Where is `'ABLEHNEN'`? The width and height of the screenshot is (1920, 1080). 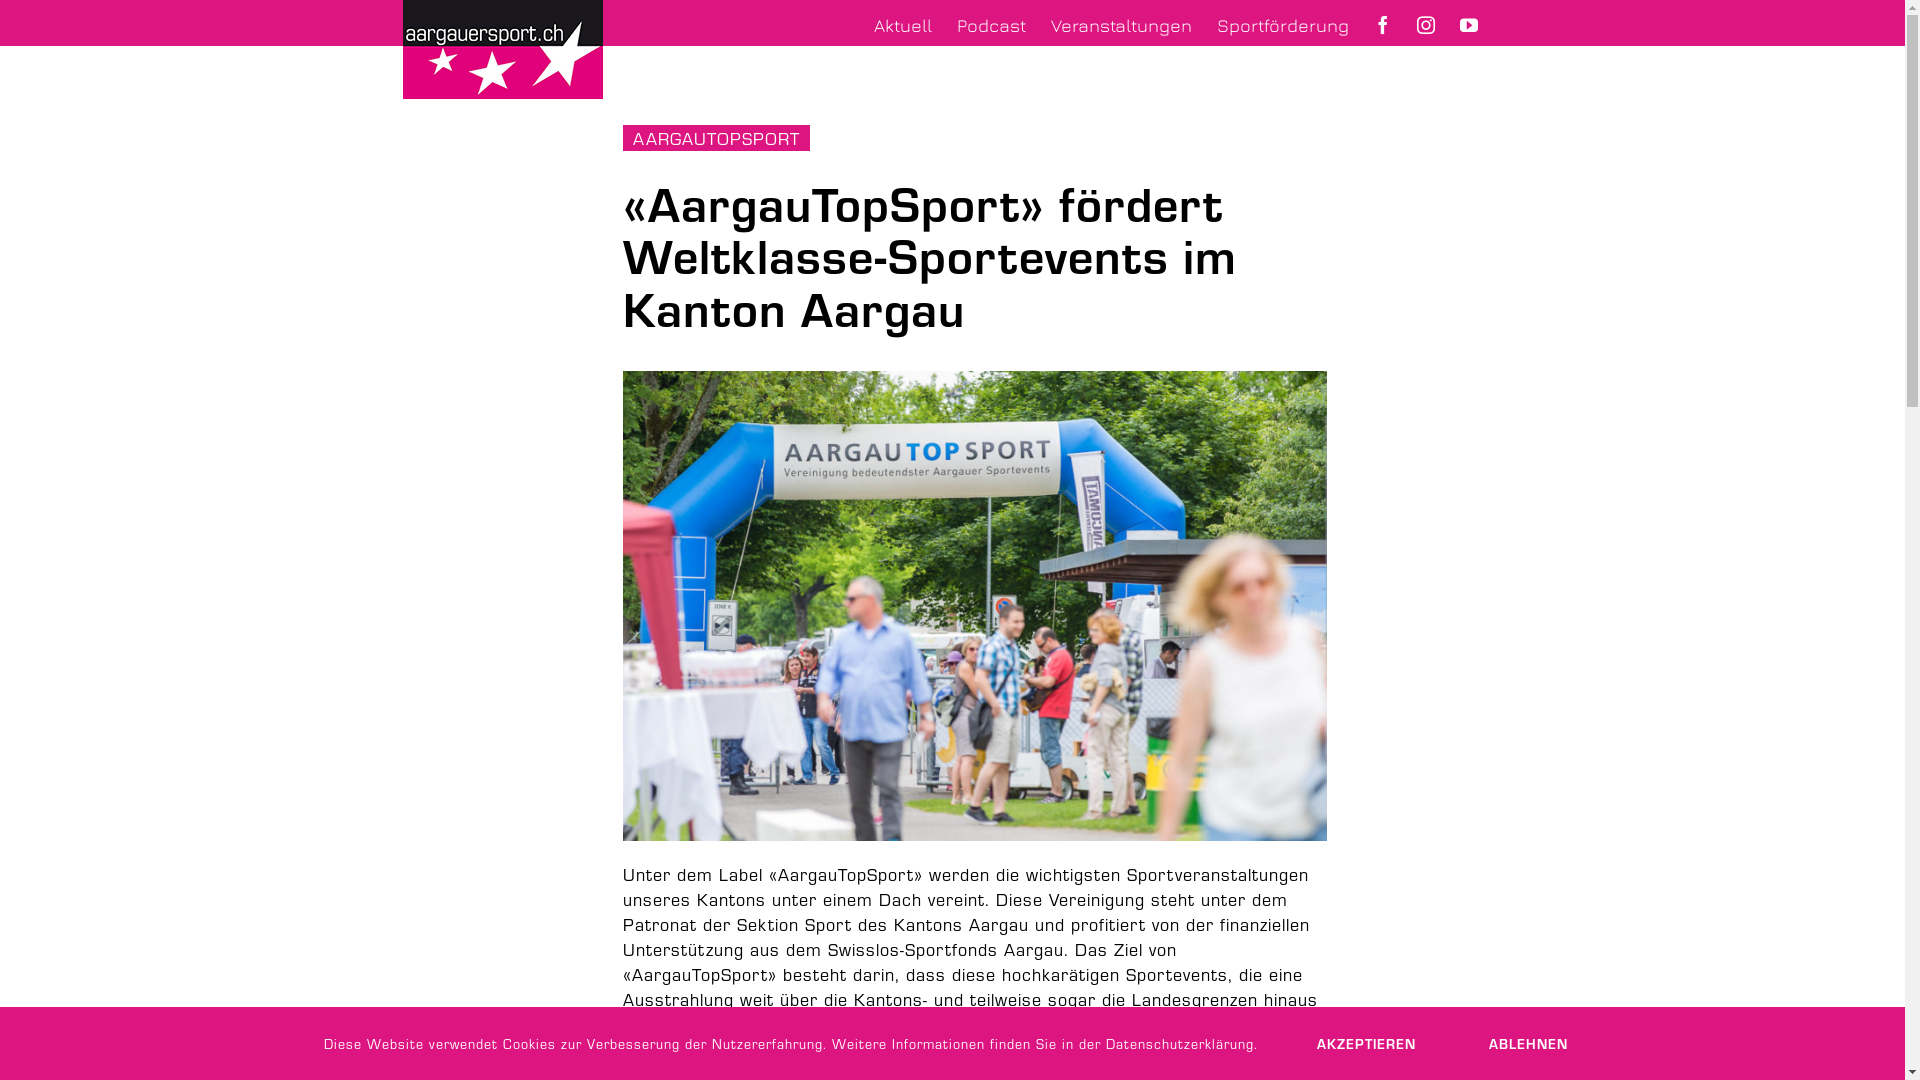 'ABLEHNEN' is located at coordinates (1527, 1042).